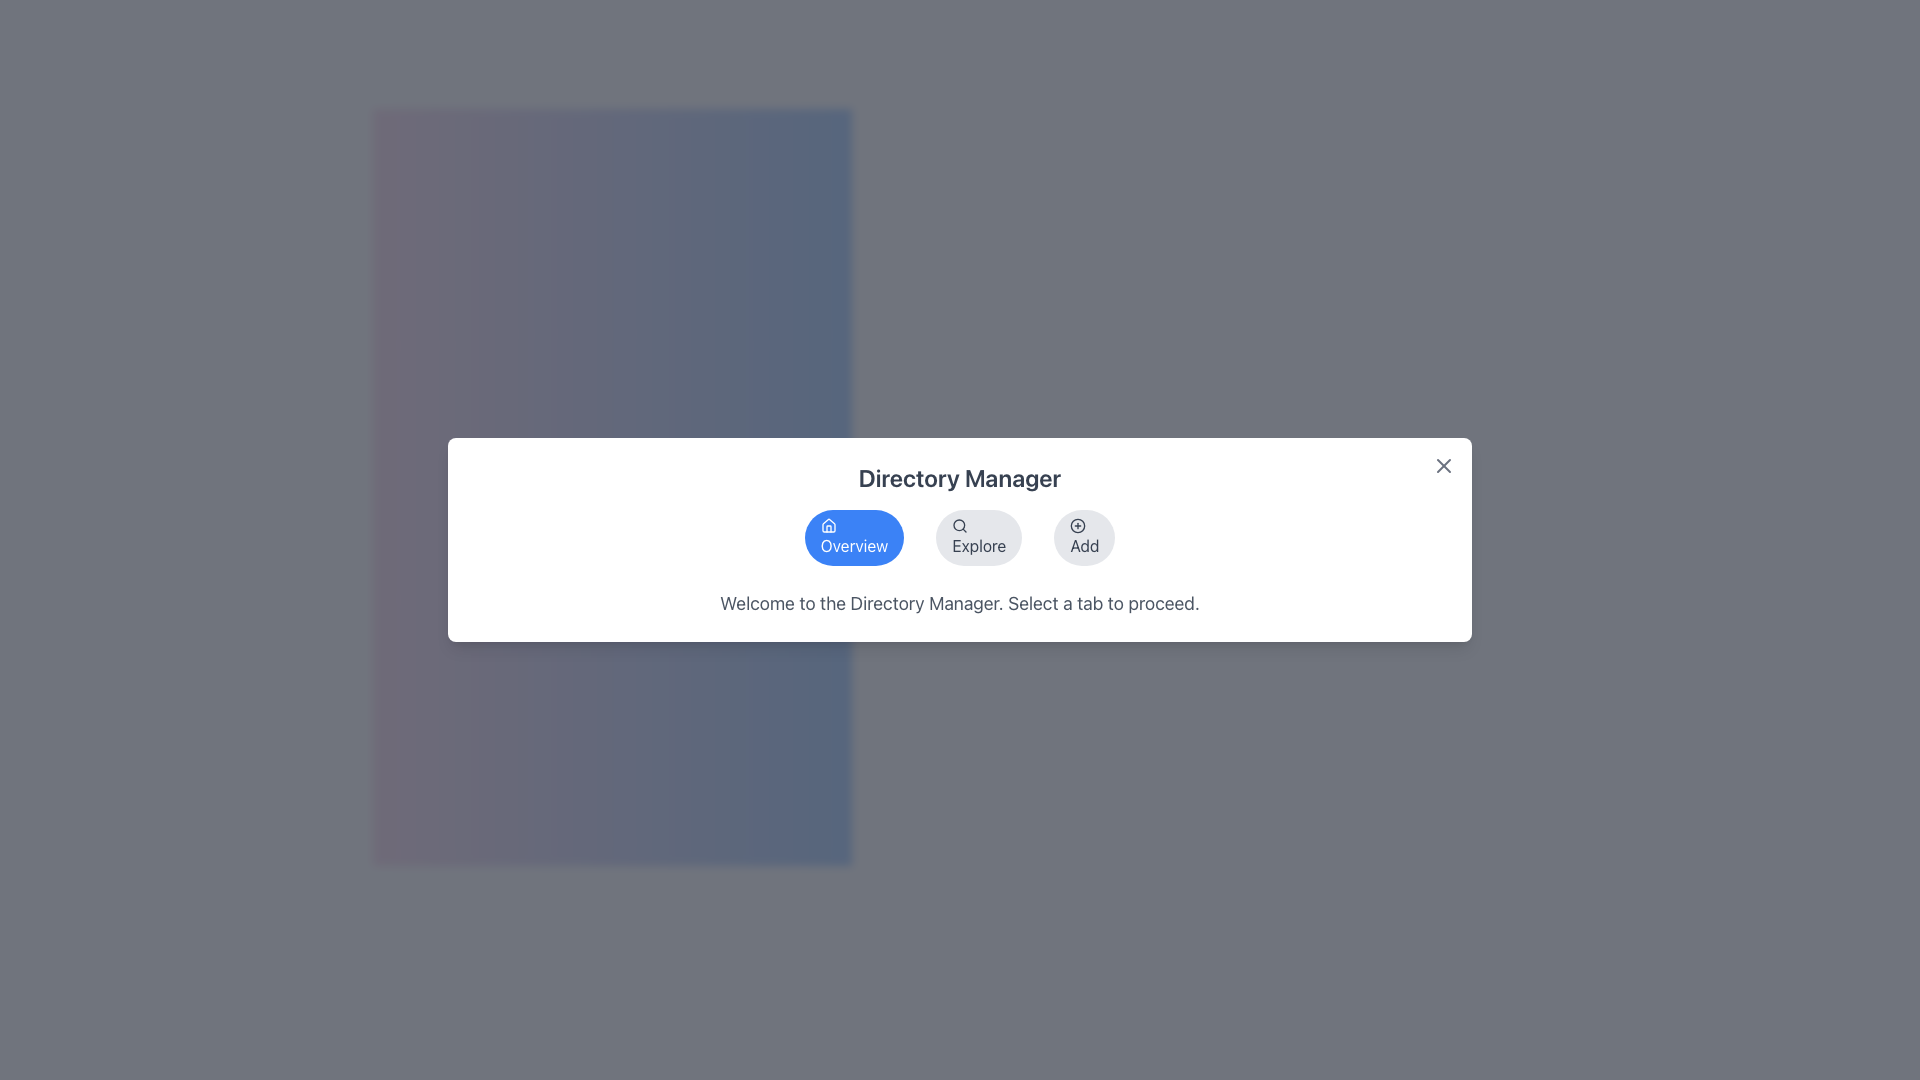 The image size is (1920, 1080). Describe the element at coordinates (1444, 466) in the screenshot. I see `the close icon located in the top-right corner of the modal dialog box` at that location.